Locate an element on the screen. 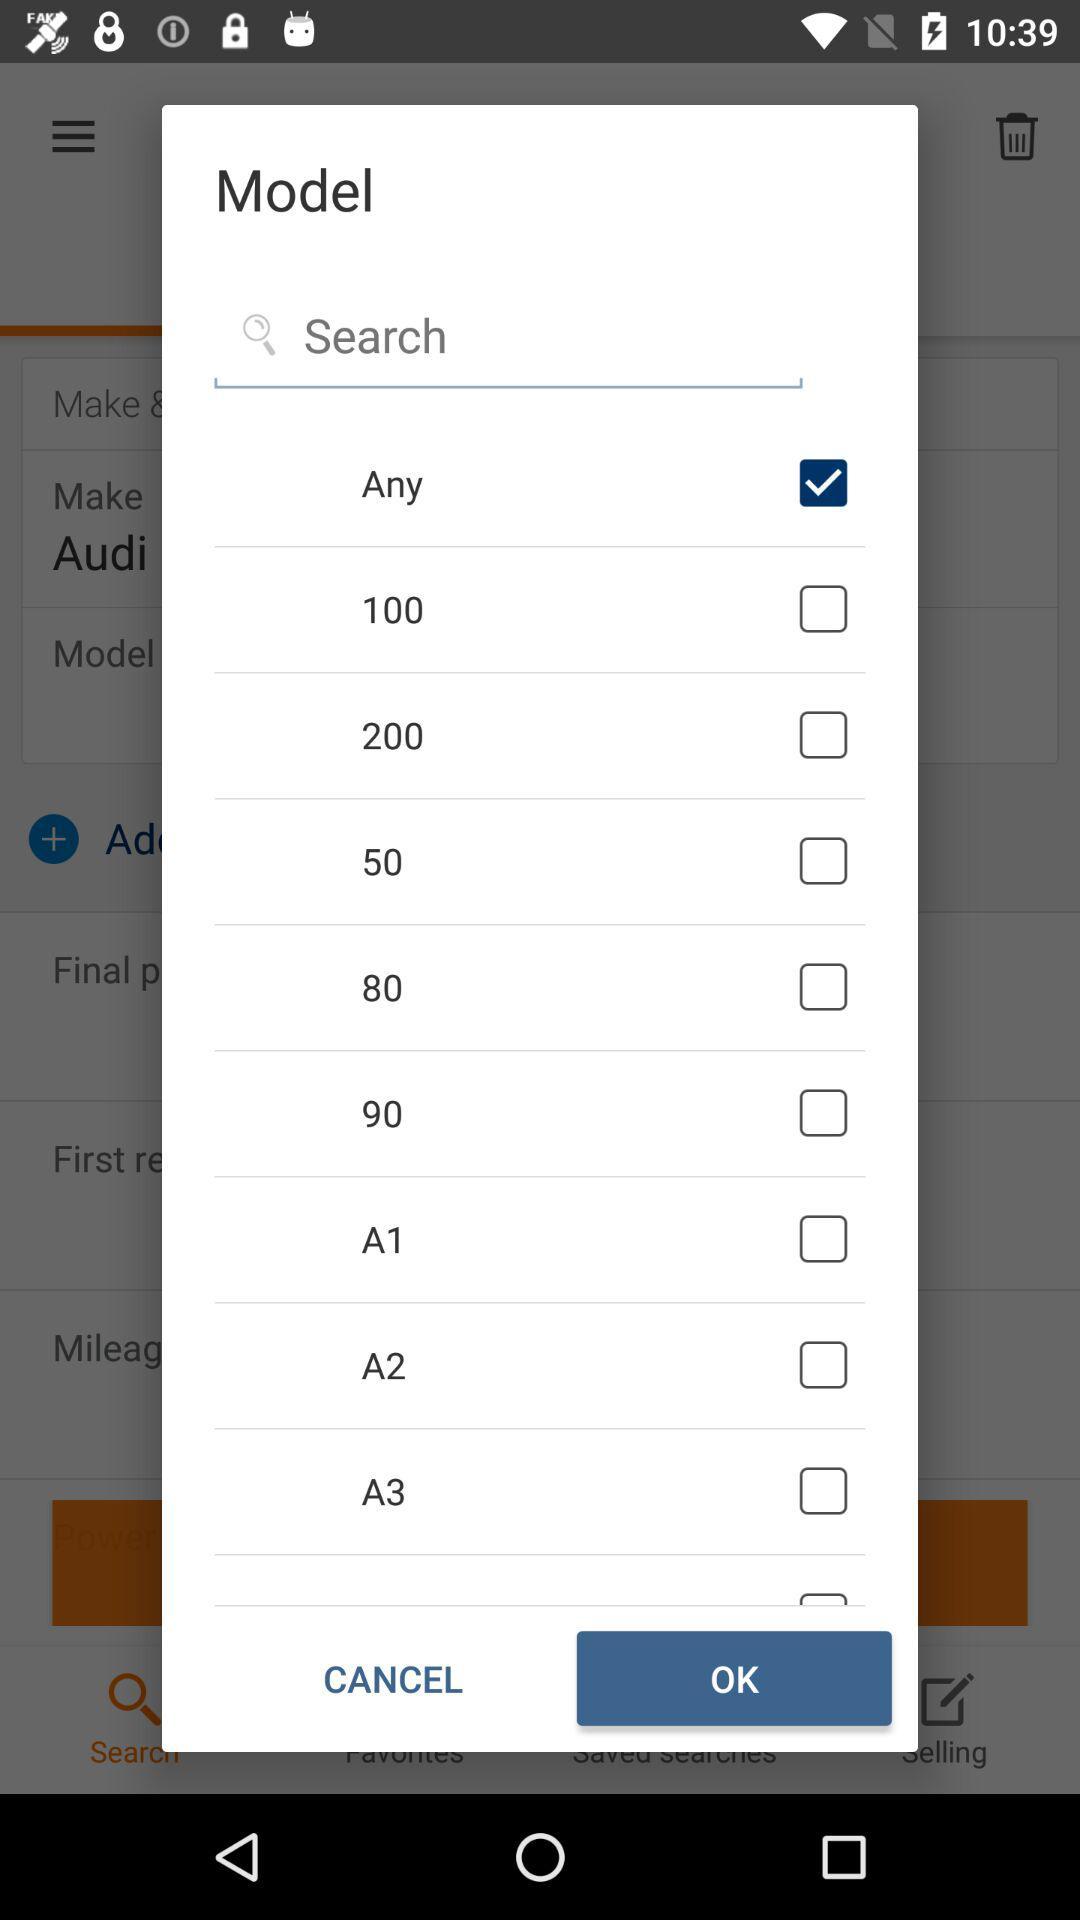 This screenshot has height=1920, width=1080. the item below 100 is located at coordinates (576, 733).